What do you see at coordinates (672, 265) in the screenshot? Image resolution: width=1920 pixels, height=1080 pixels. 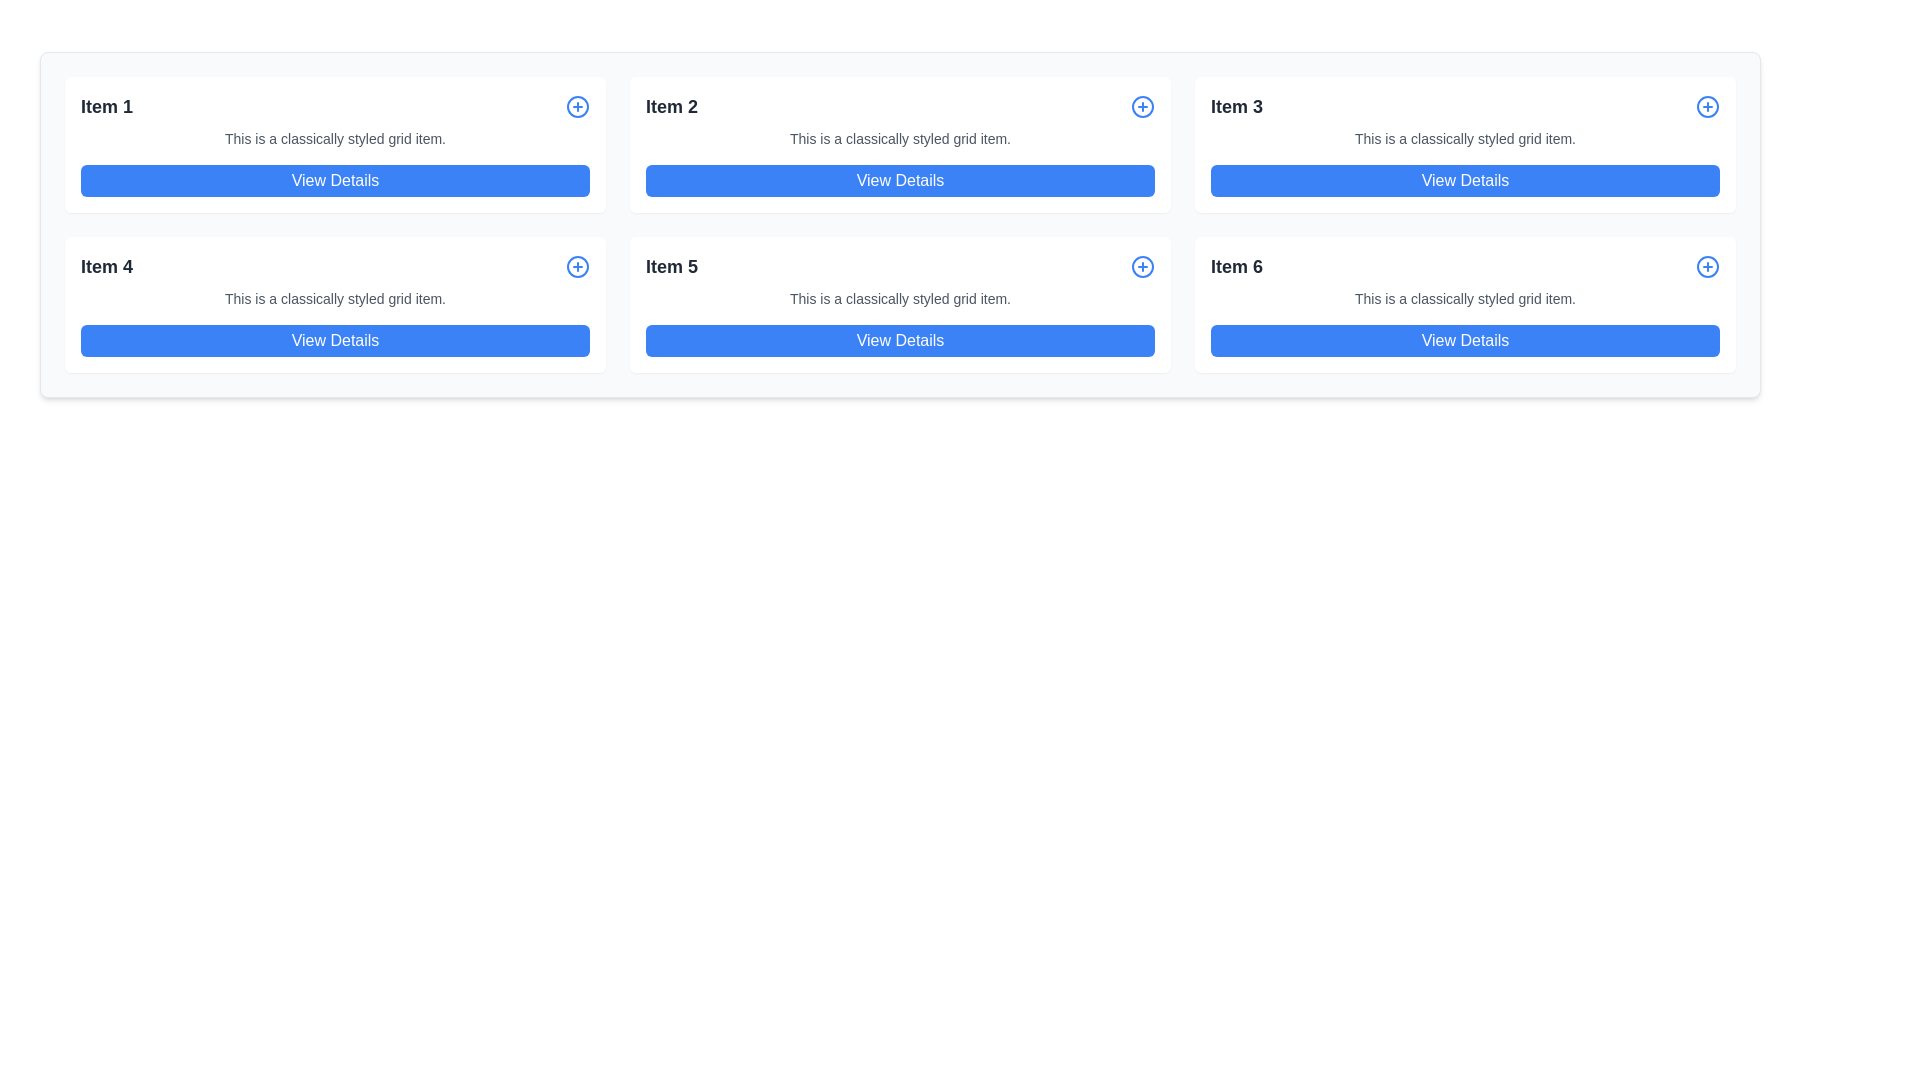 I see `the text label displaying 'Item 5', which is bold and dark gray, located at the top-left corner of the fifth card in the grid layout` at bounding box center [672, 265].